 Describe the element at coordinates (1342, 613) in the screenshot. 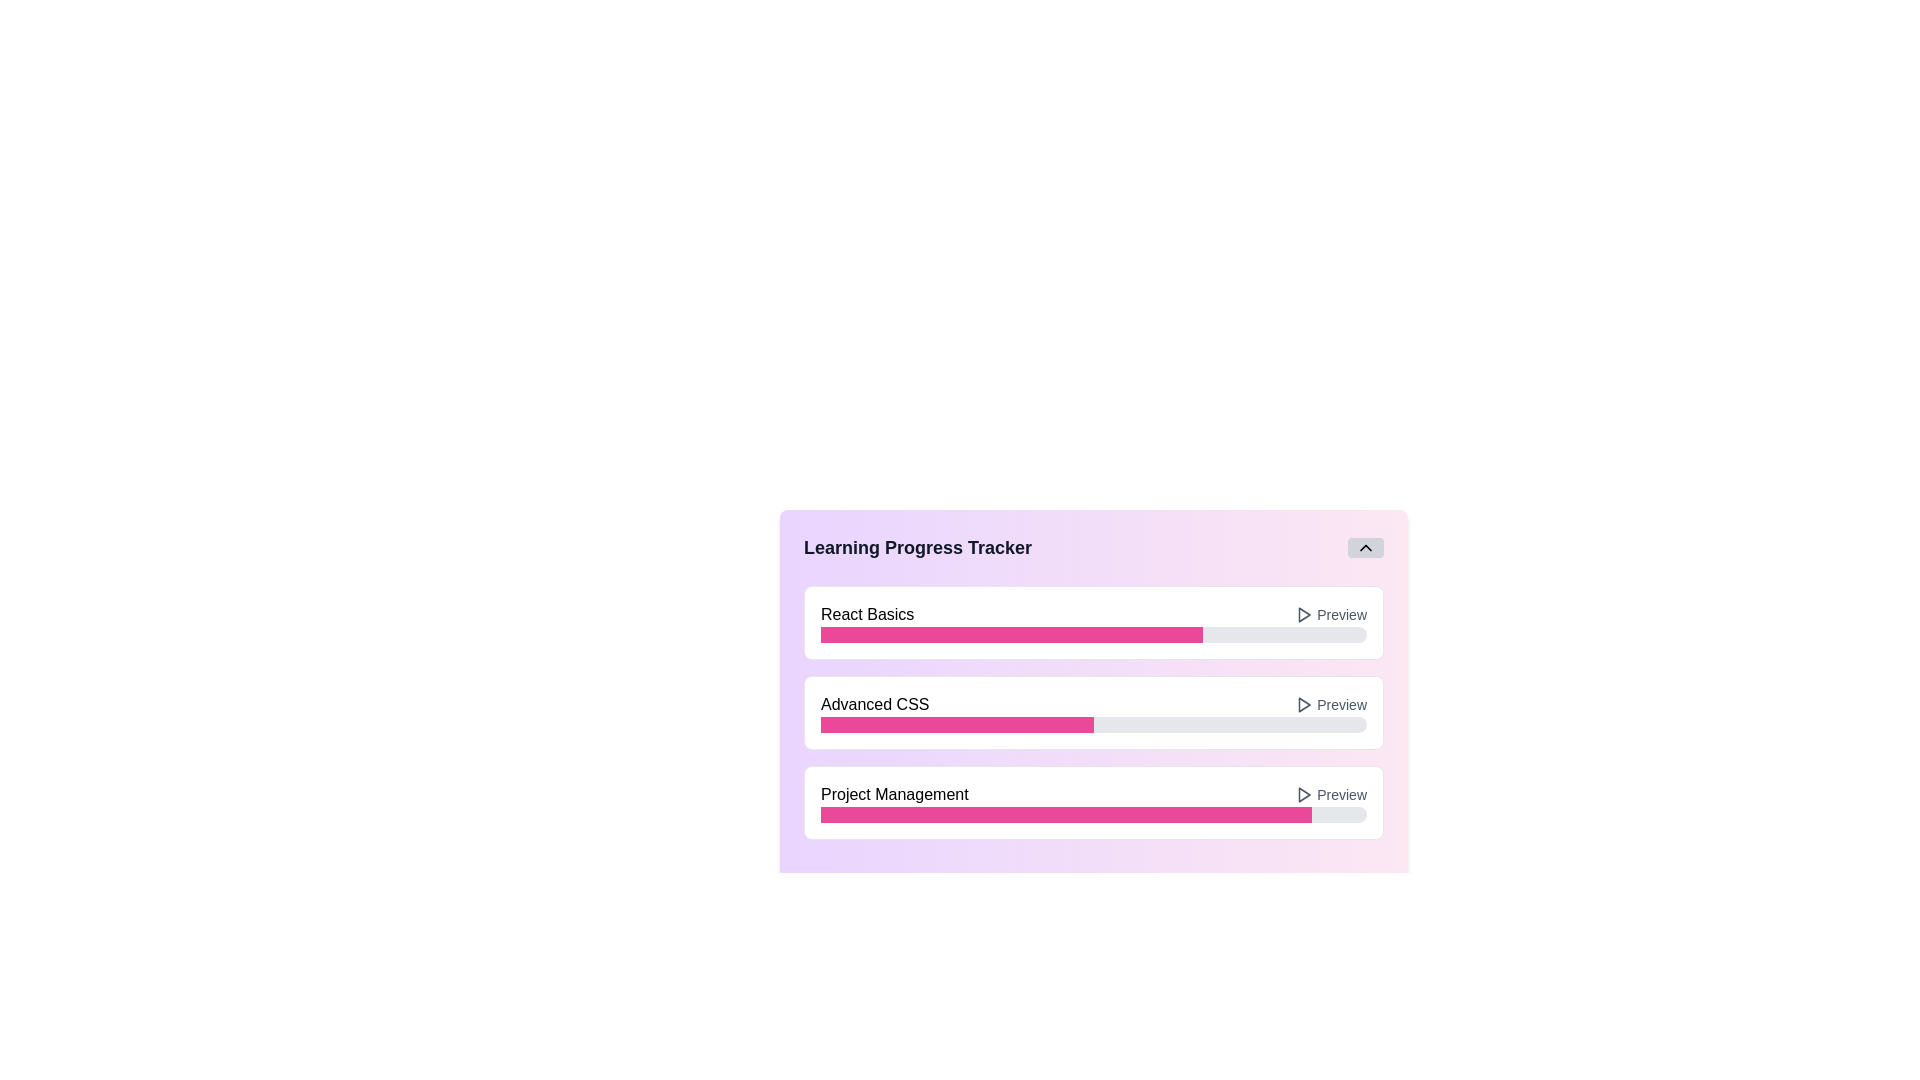

I see `'Preview' text label located next to the play icon on the right side of the topmost progress bar in the Learning Progress Tracker` at that location.